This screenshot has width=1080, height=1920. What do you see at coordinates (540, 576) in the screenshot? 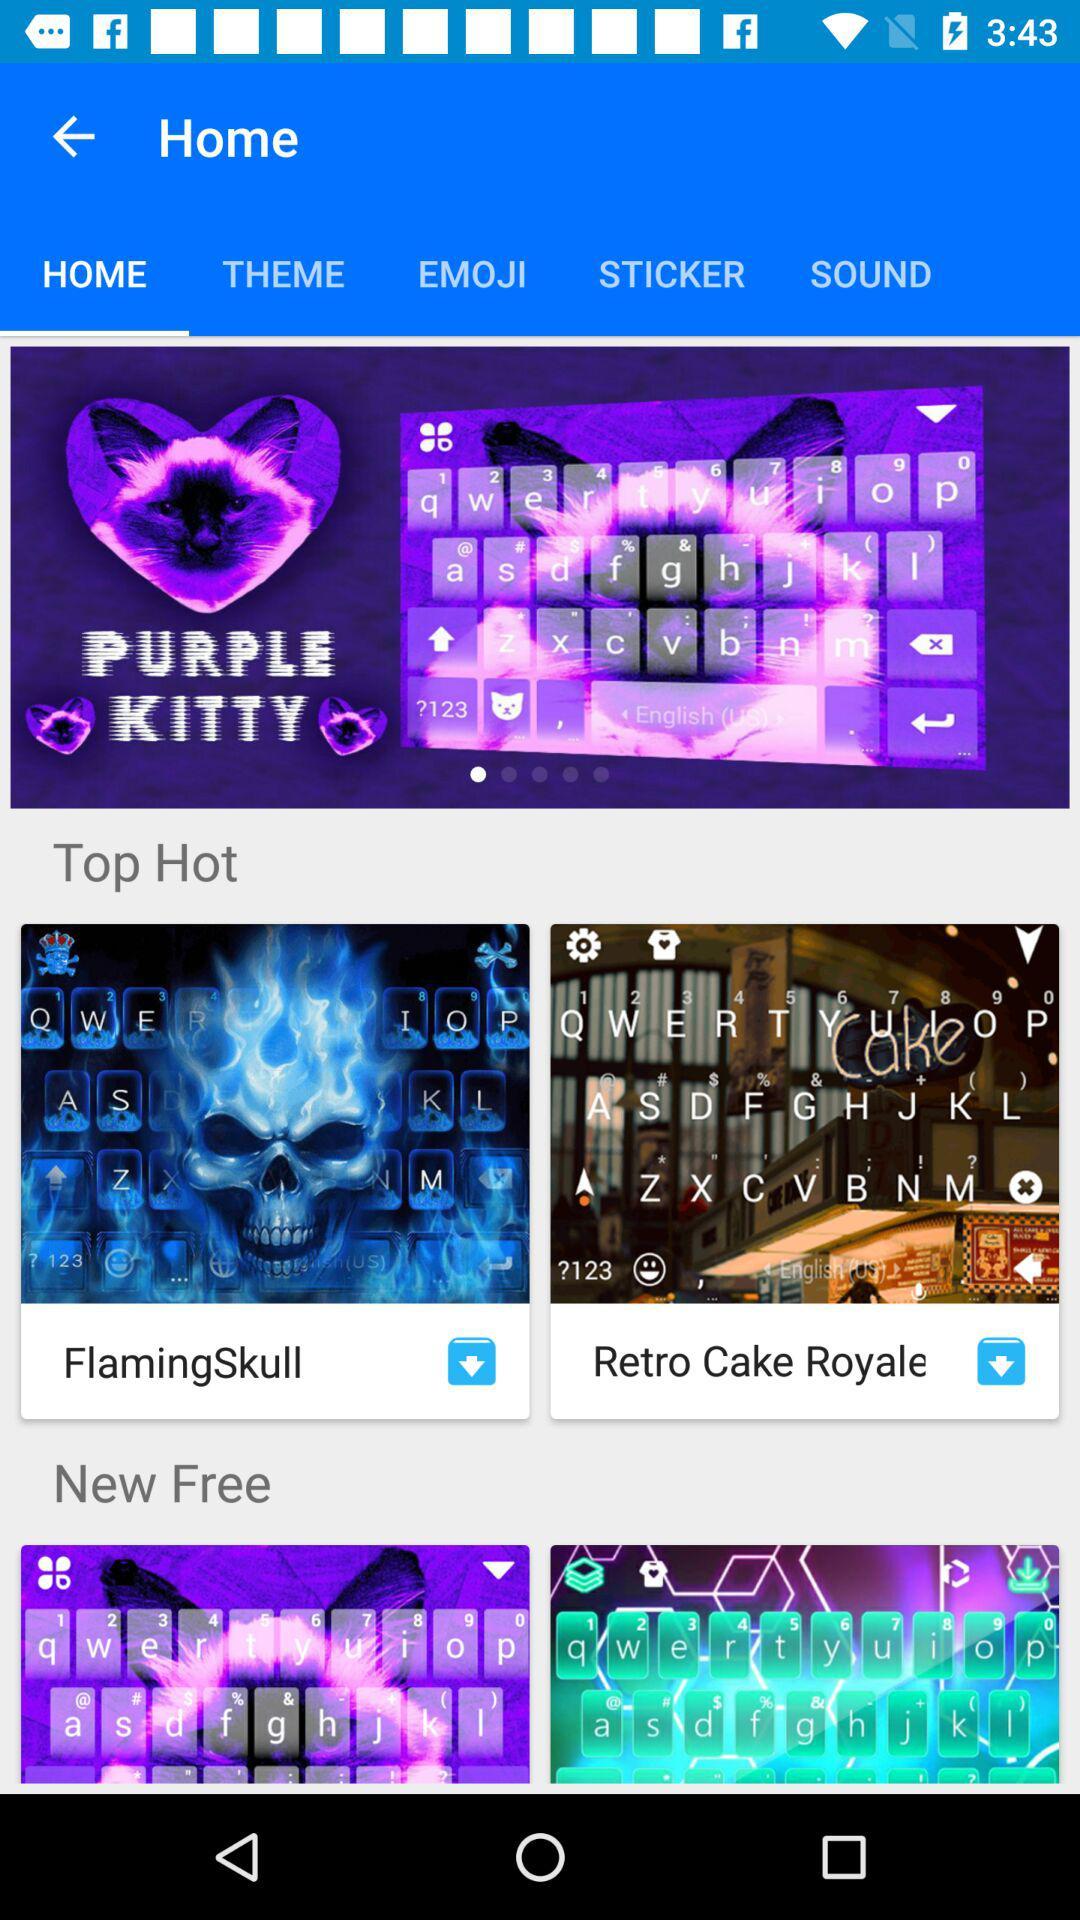
I see `go top keyboard themes` at bounding box center [540, 576].